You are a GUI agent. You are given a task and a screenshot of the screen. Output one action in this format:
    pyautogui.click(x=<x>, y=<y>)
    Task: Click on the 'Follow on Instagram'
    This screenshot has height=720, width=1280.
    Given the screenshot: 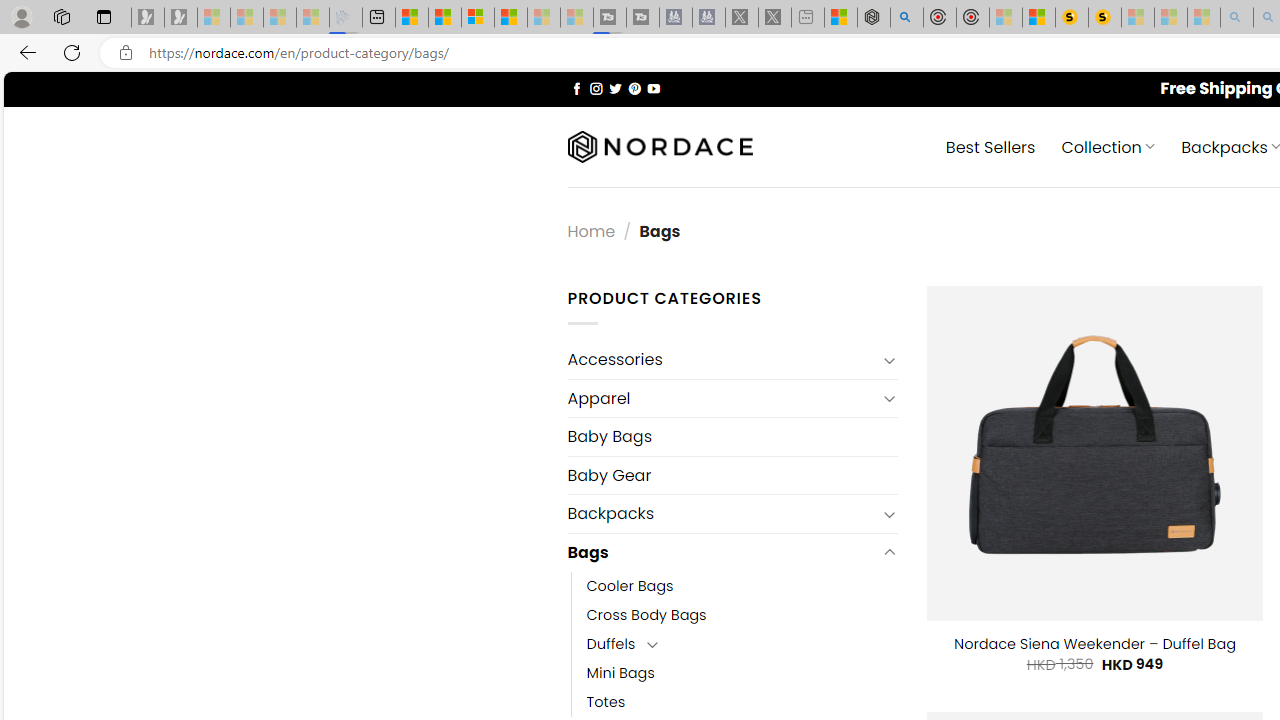 What is the action you would take?
    pyautogui.click(x=595, y=87)
    